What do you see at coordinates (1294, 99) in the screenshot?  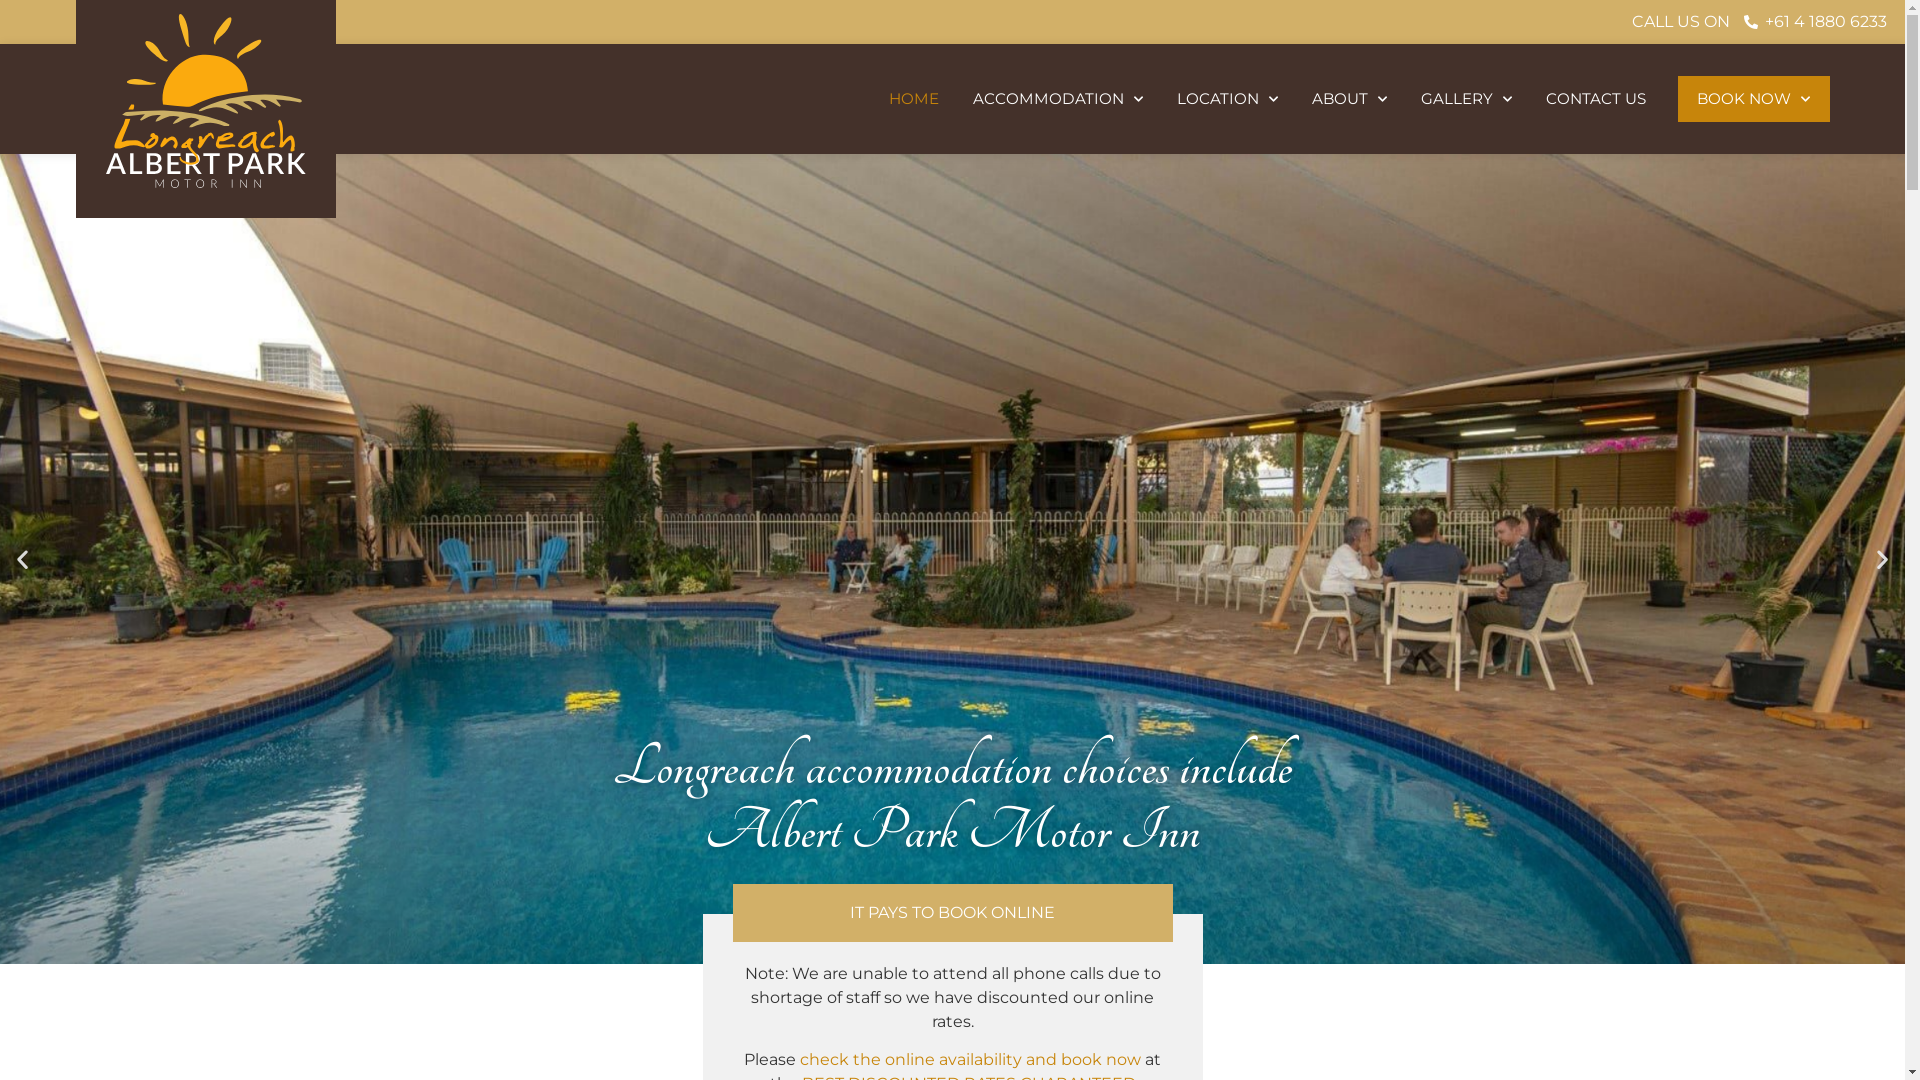 I see `'ABOUT'` at bounding box center [1294, 99].